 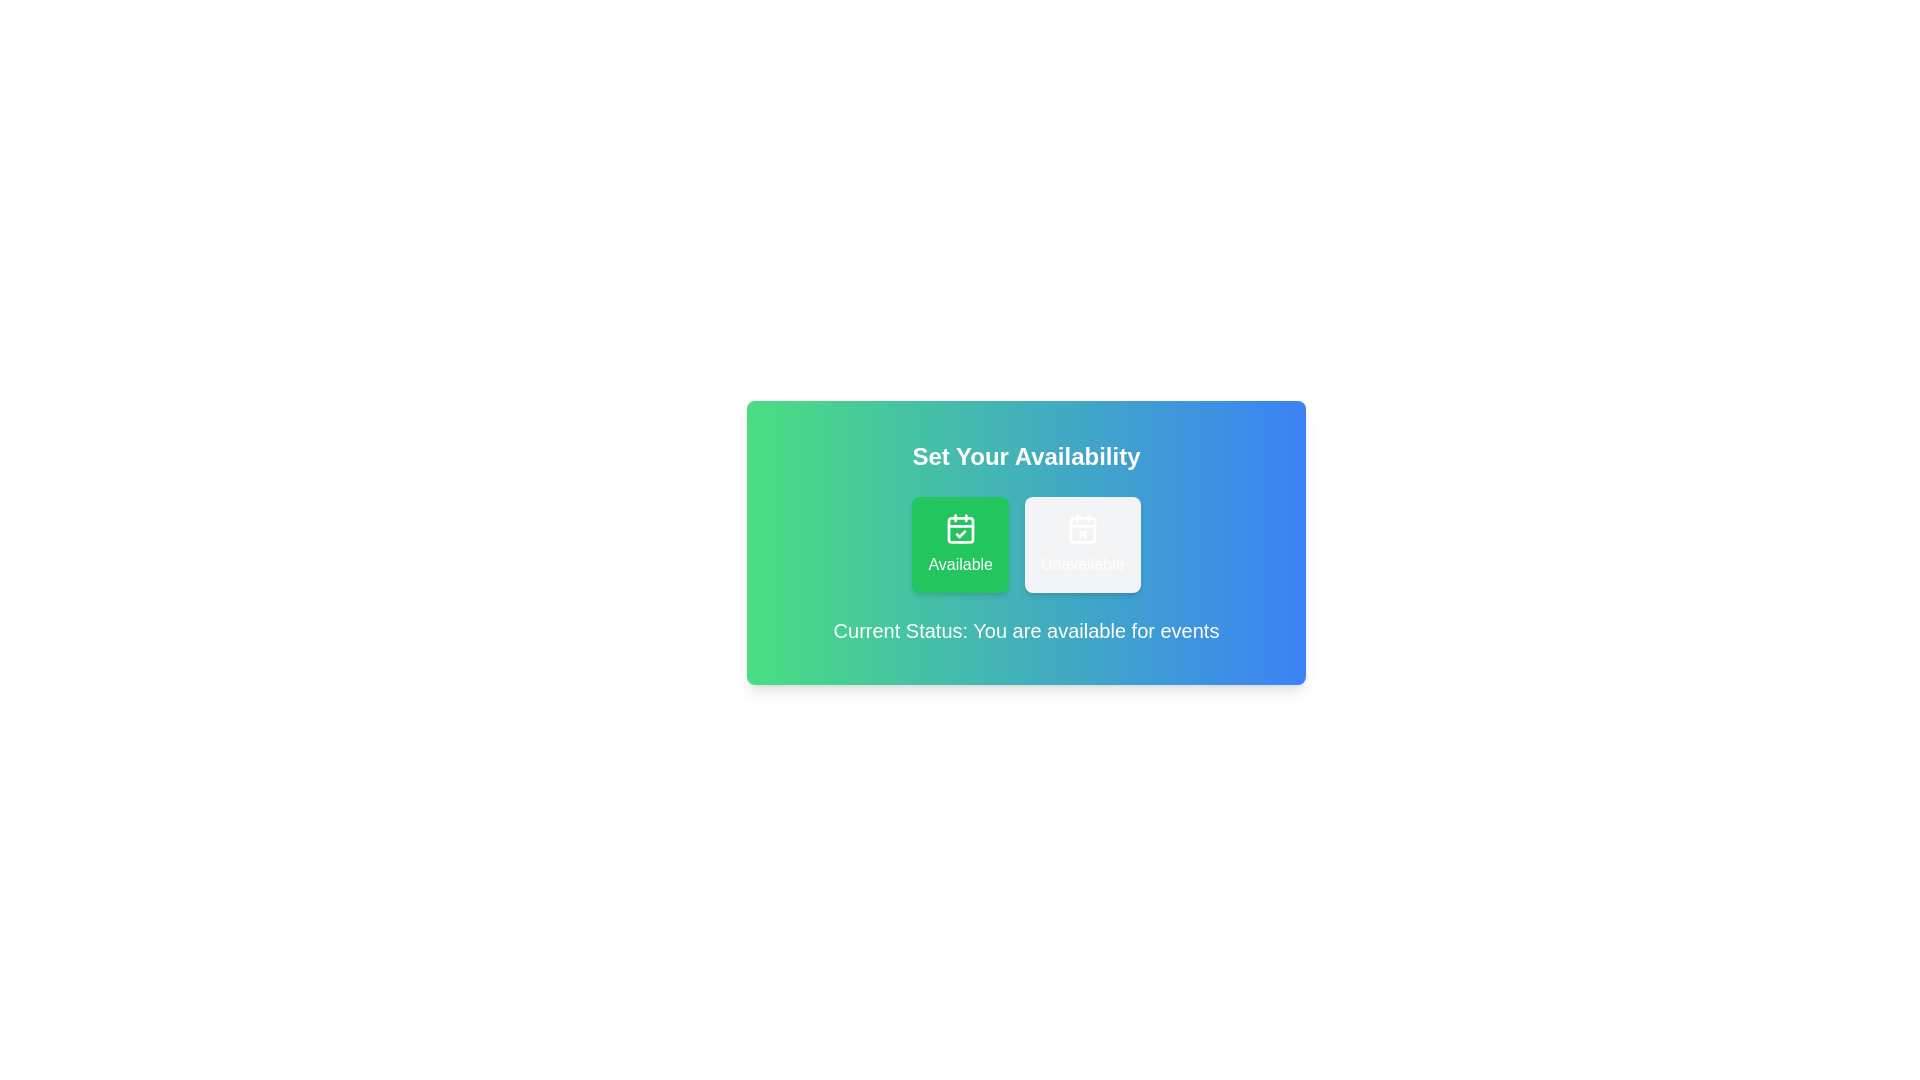 What do you see at coordinates (1082, 544) in the screenshot?
I see `the button labeled Unavailable to observe visual feedback` at bounding box center [1082, 544].